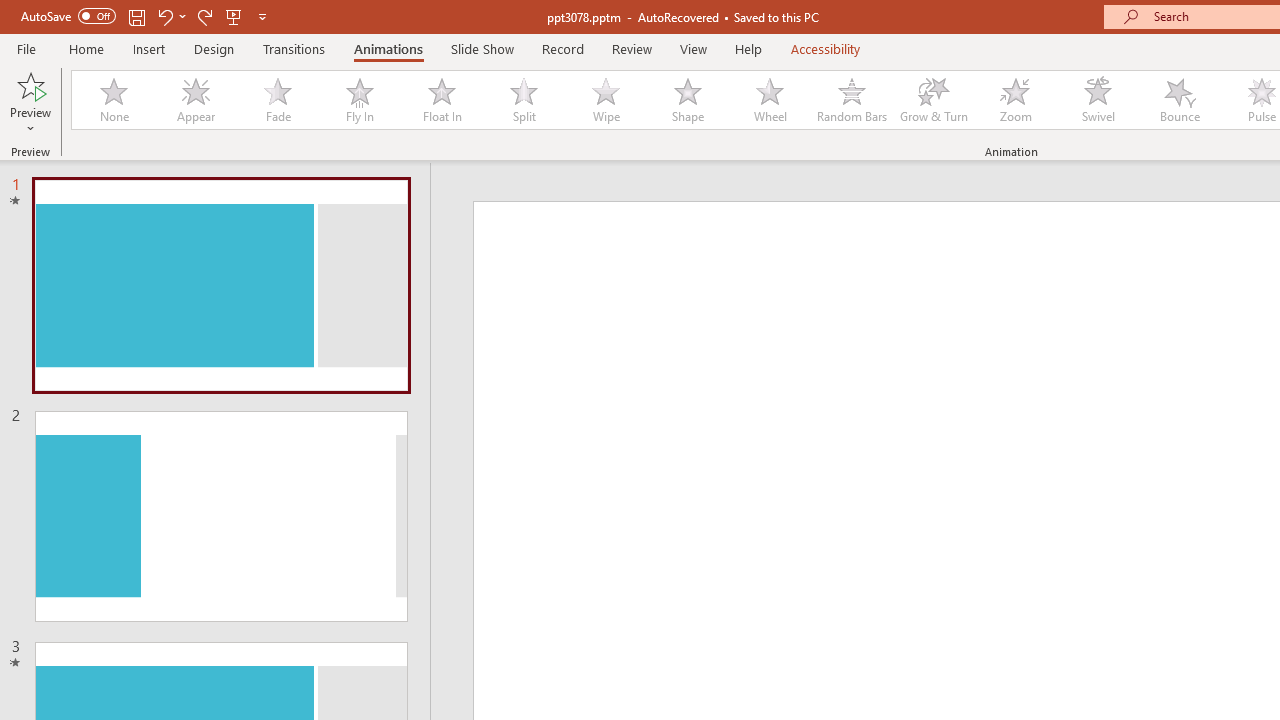  I want to click on 'Swivel', so click(1097, 100).